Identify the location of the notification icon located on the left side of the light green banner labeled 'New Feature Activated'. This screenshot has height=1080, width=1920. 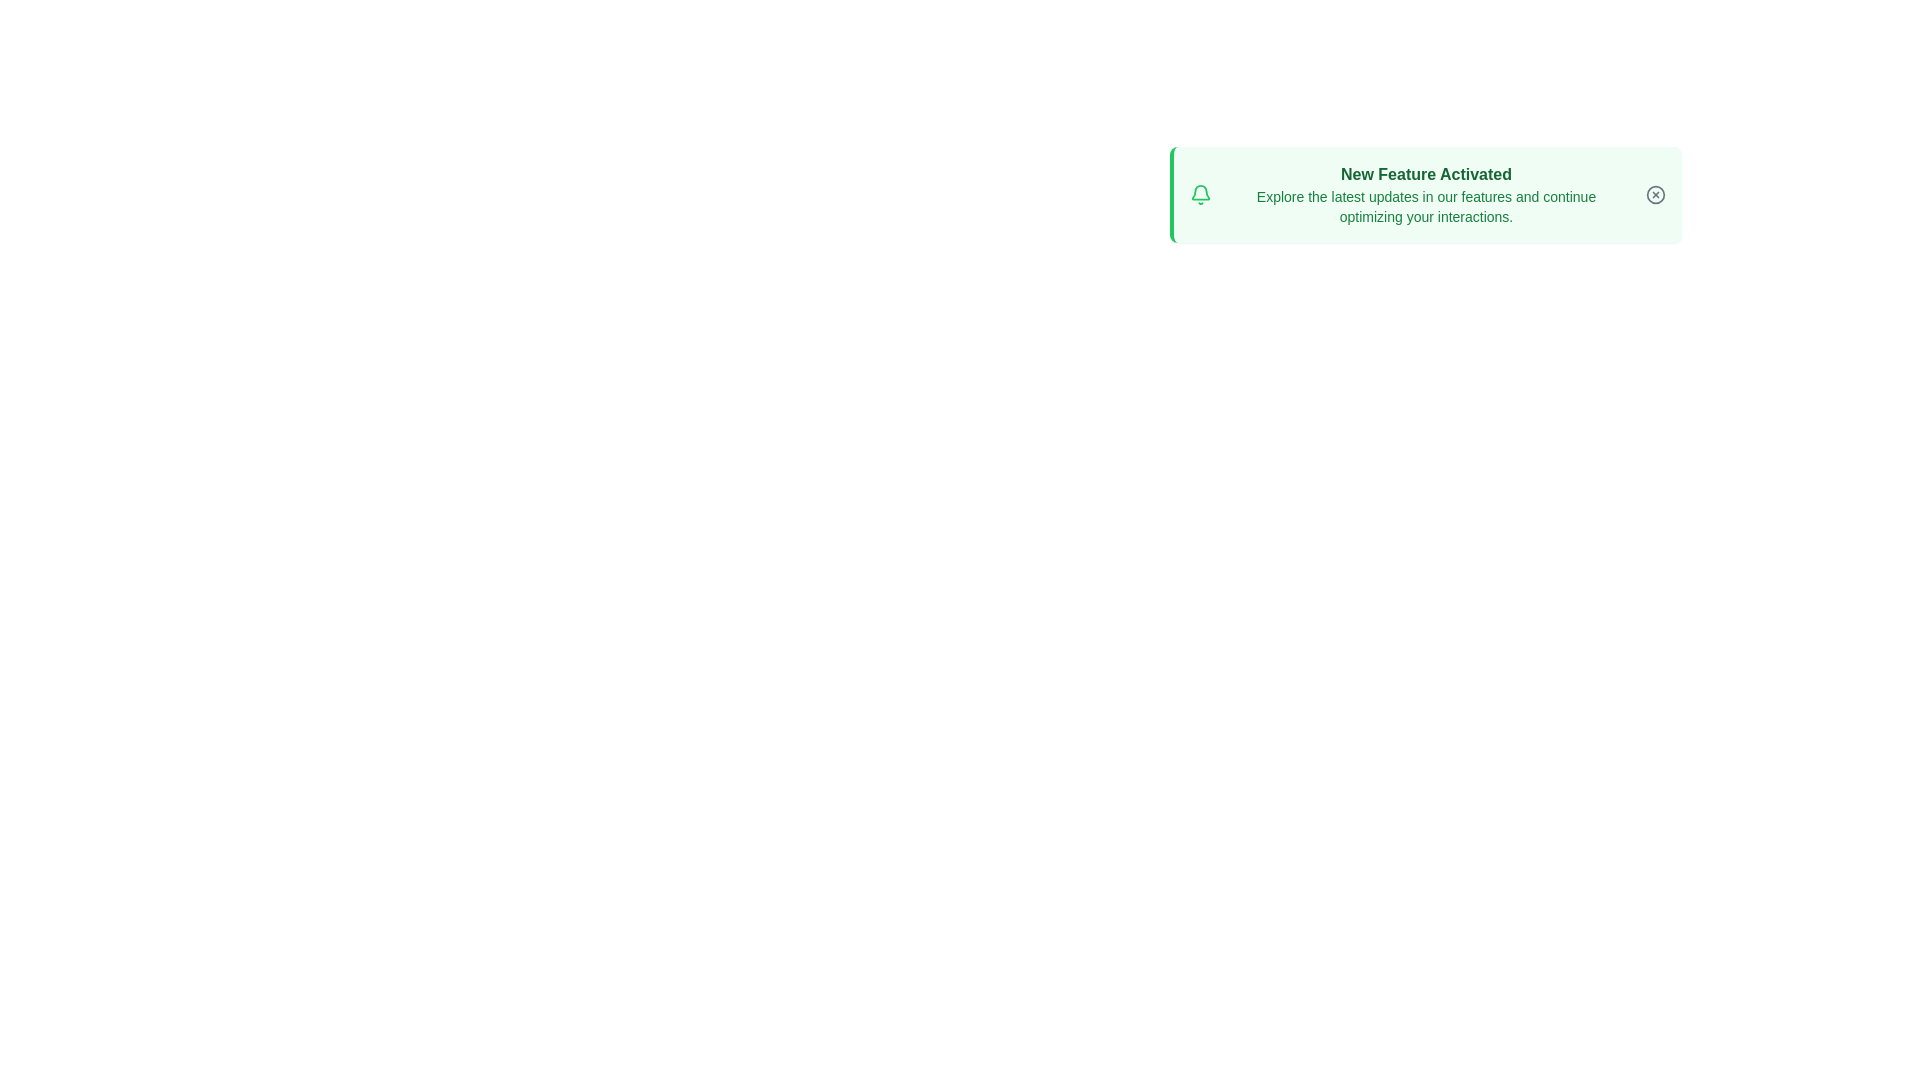
(1200, 192).